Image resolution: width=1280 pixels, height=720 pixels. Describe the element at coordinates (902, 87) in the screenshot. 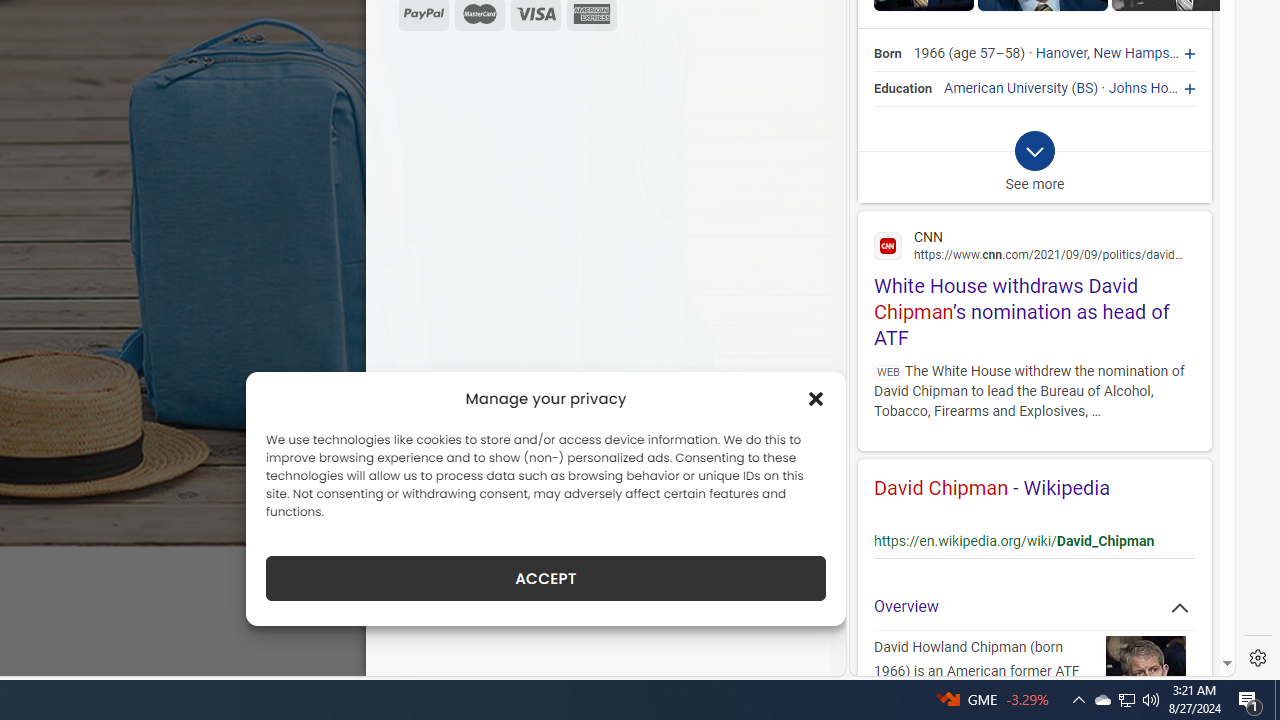

I see `'Education'` at that location.